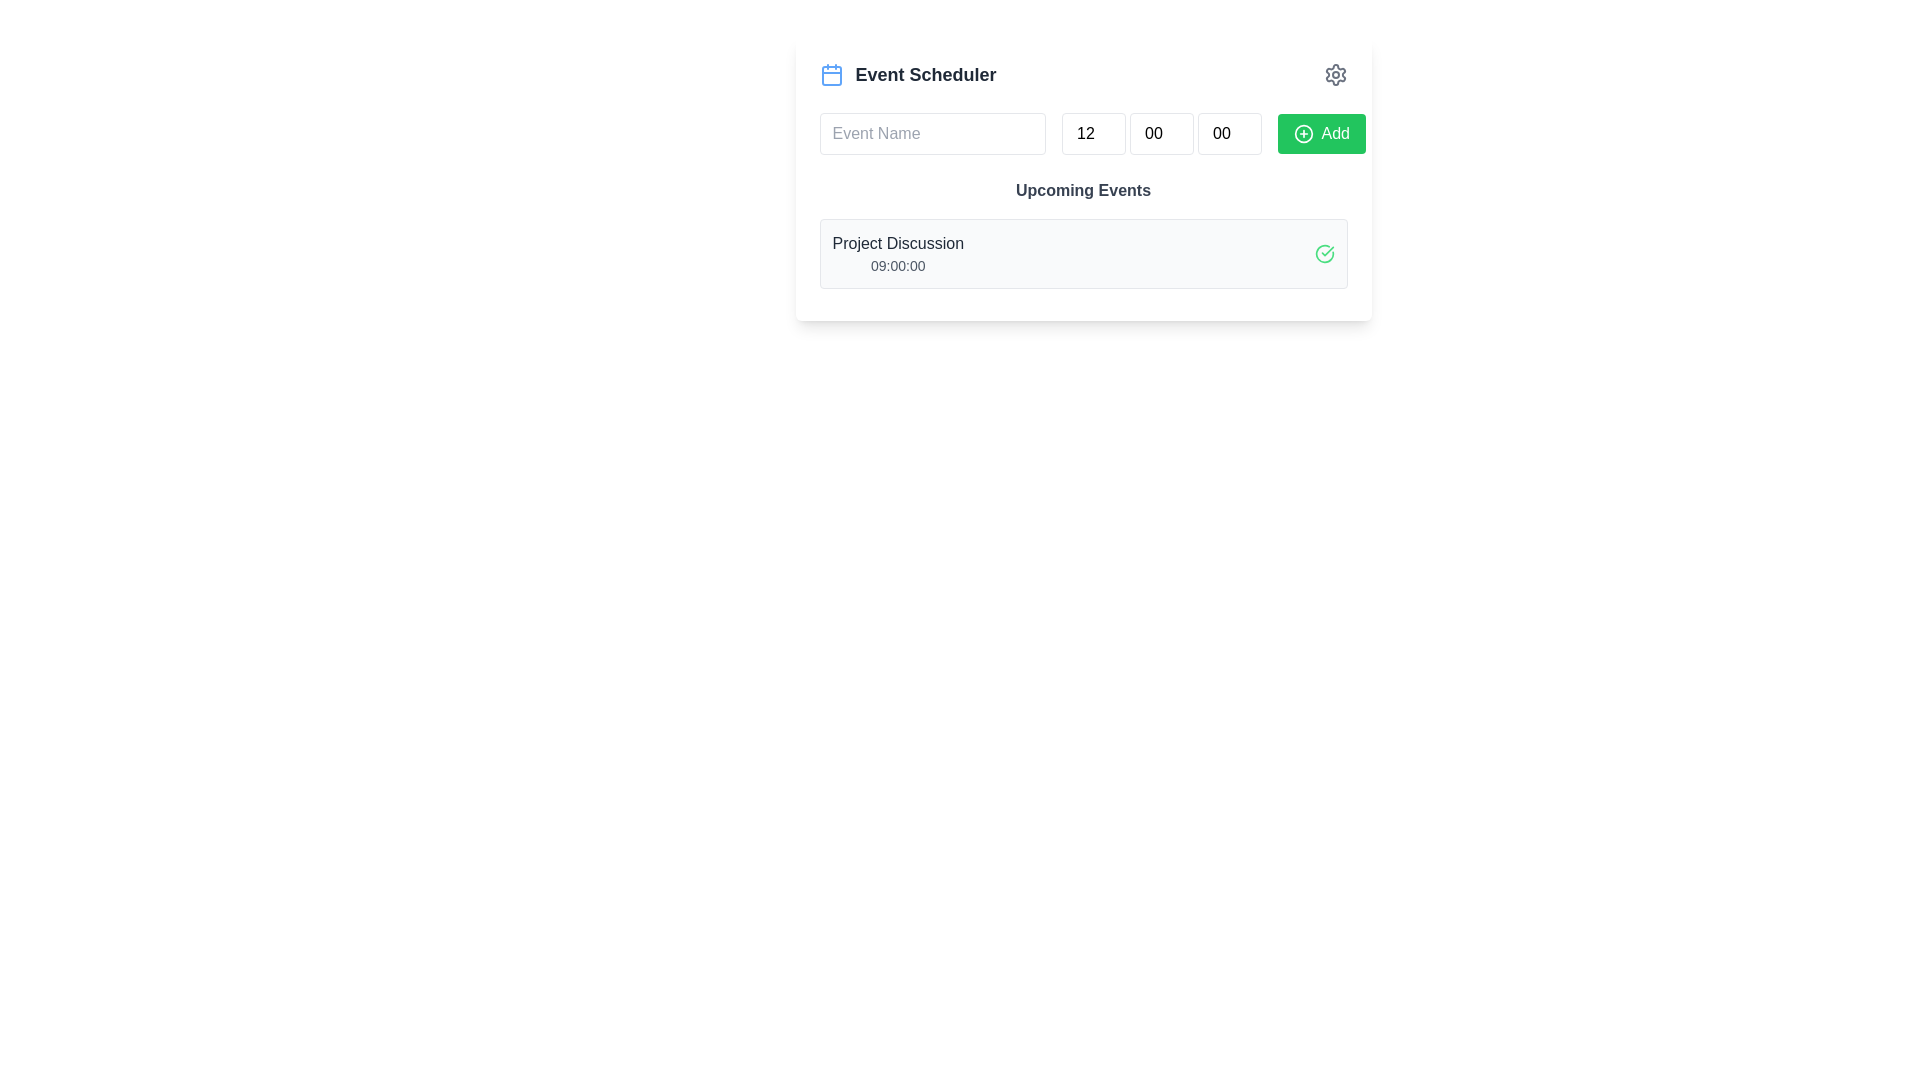 This screenshot has width=1920, height=1080. What do you see at coordinates (1092, 134) in the screenshot?
I see `the rectangular number input field with a white background and gray outline in the 'Event Scheduler' module to focus it` at bounding box center [1092, 134].